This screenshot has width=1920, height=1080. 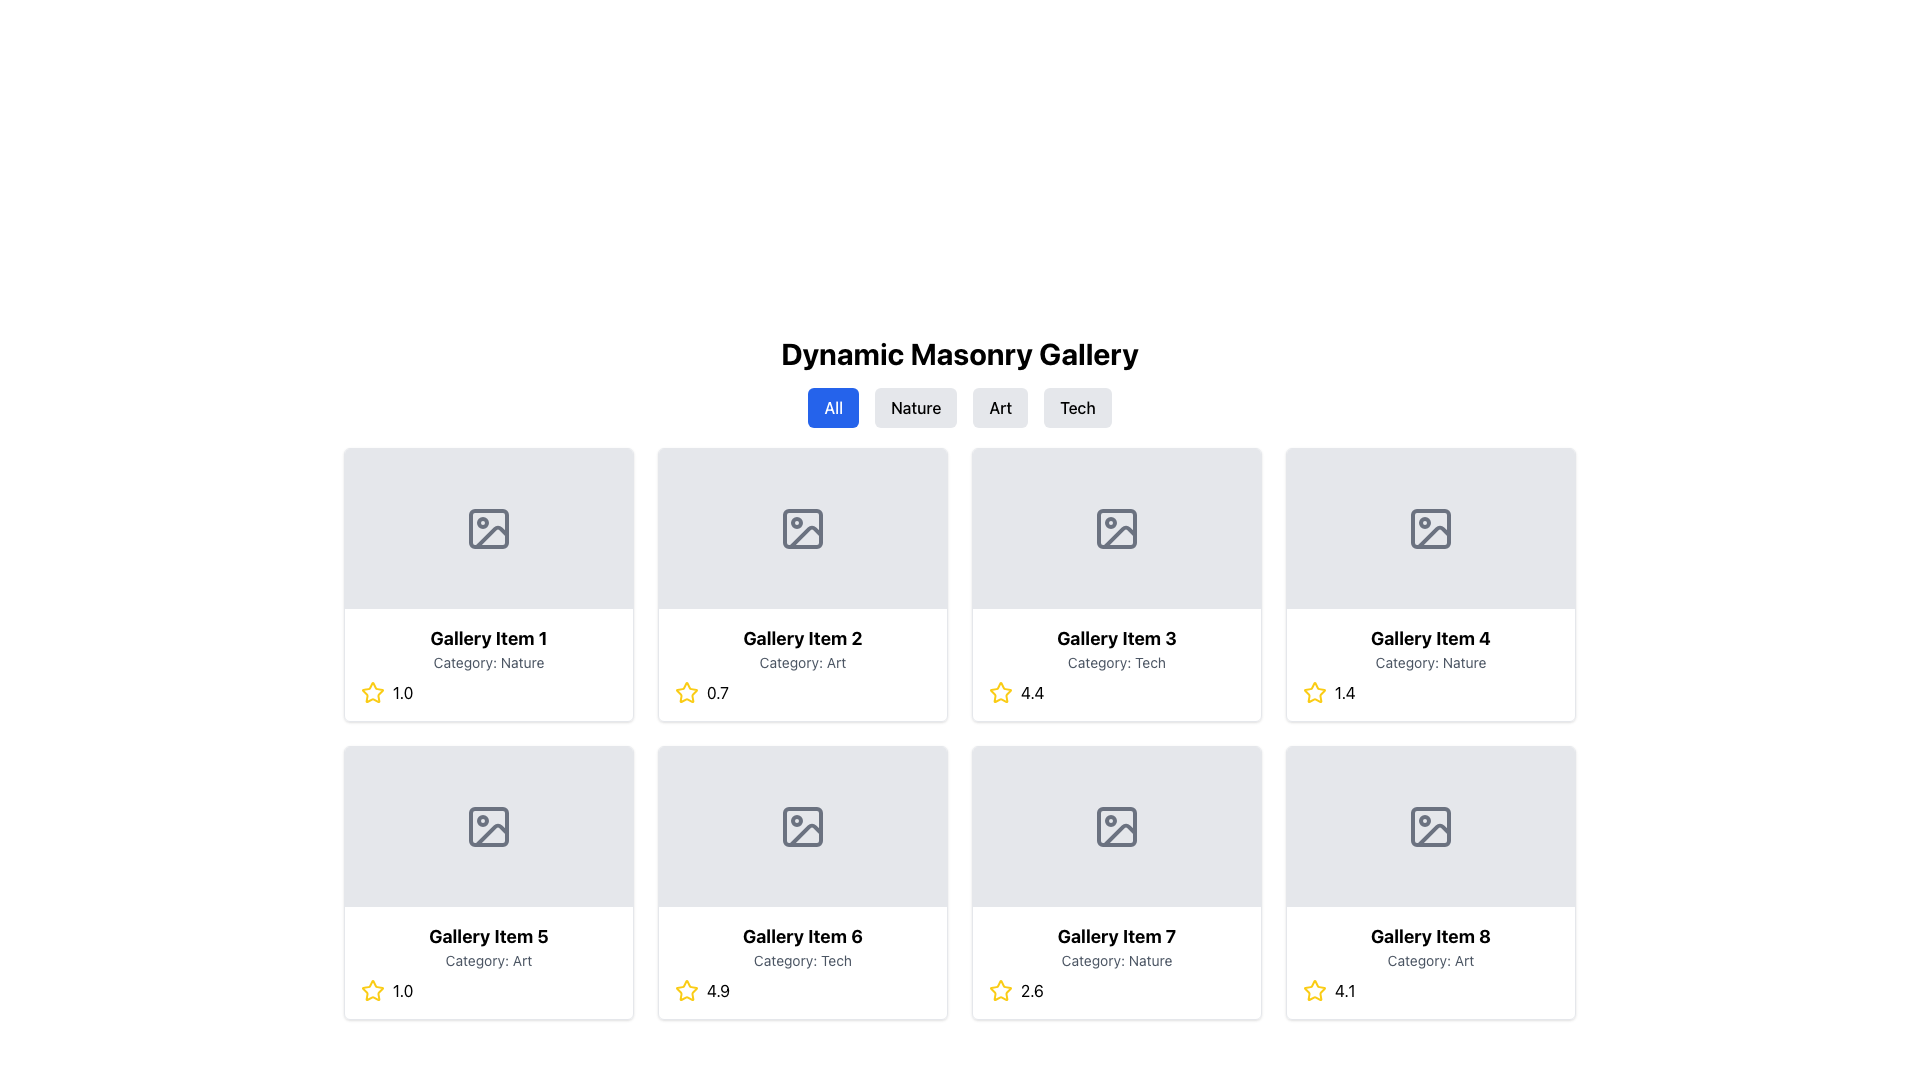 What do you see at coordinates (489, 959) in the screenshot?
I see `the label text reading 'Category: Art' positioned below 'Gallery Item 5' and above the rating component to trigger a tooltip or interaction` at bounding box center [489, 959].